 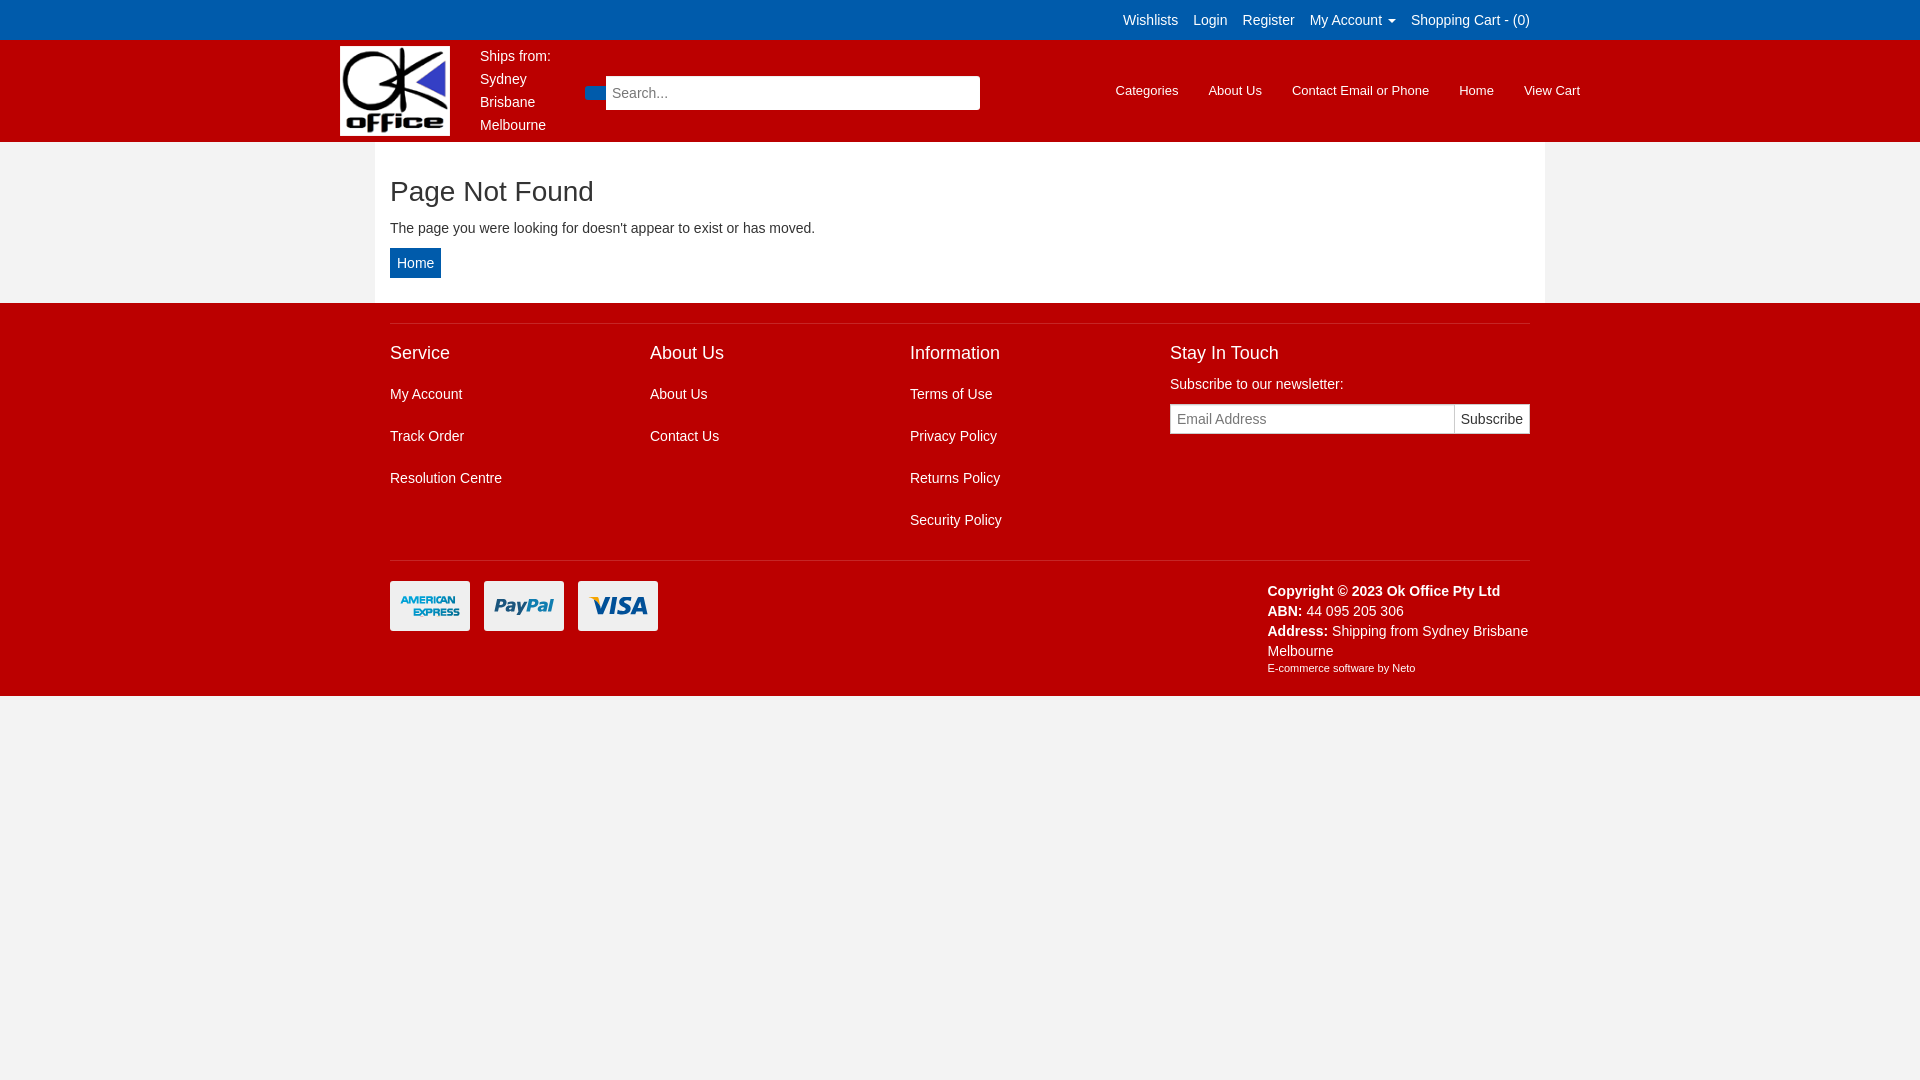 What do you see at coordinates (594, 92) in the screenshot?
I see `'Search'` at bounding box center [594, 92].